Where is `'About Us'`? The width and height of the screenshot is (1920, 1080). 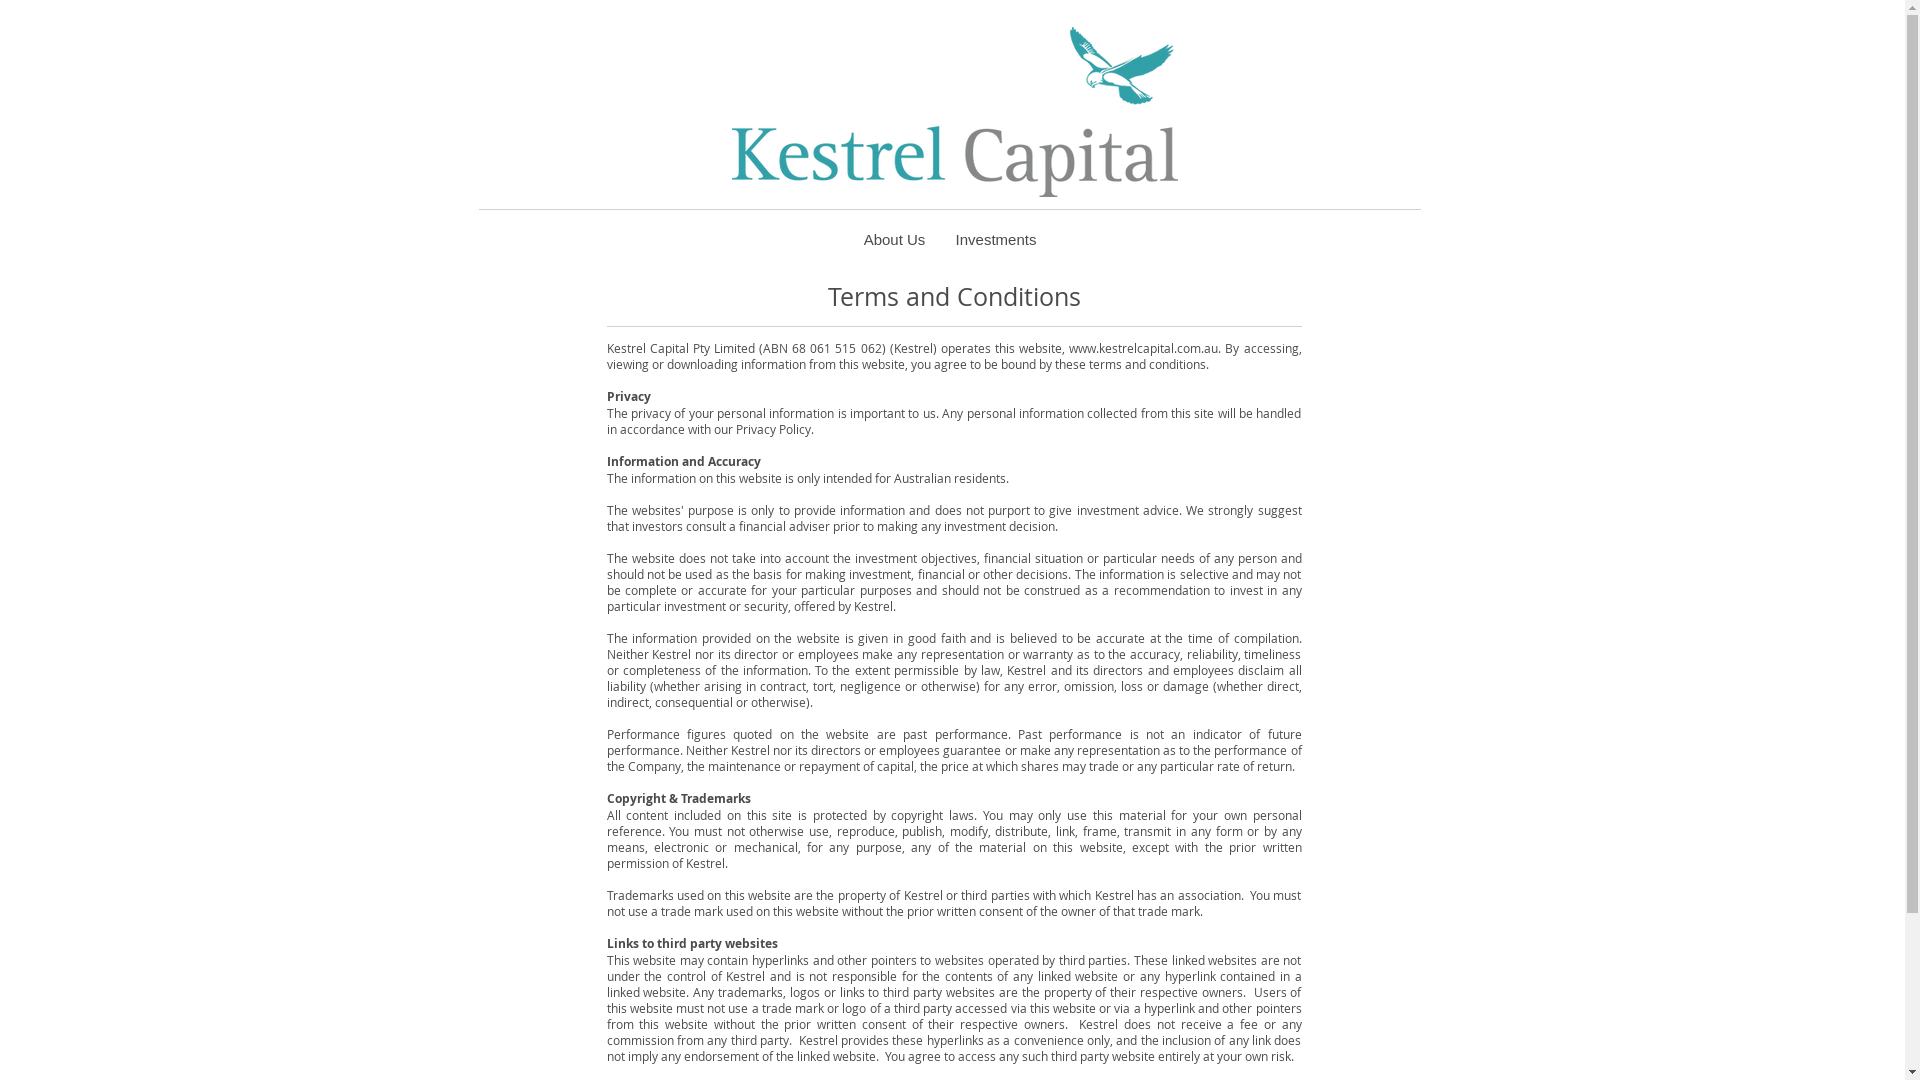 'About Us' is located at coordinates (892, 238).